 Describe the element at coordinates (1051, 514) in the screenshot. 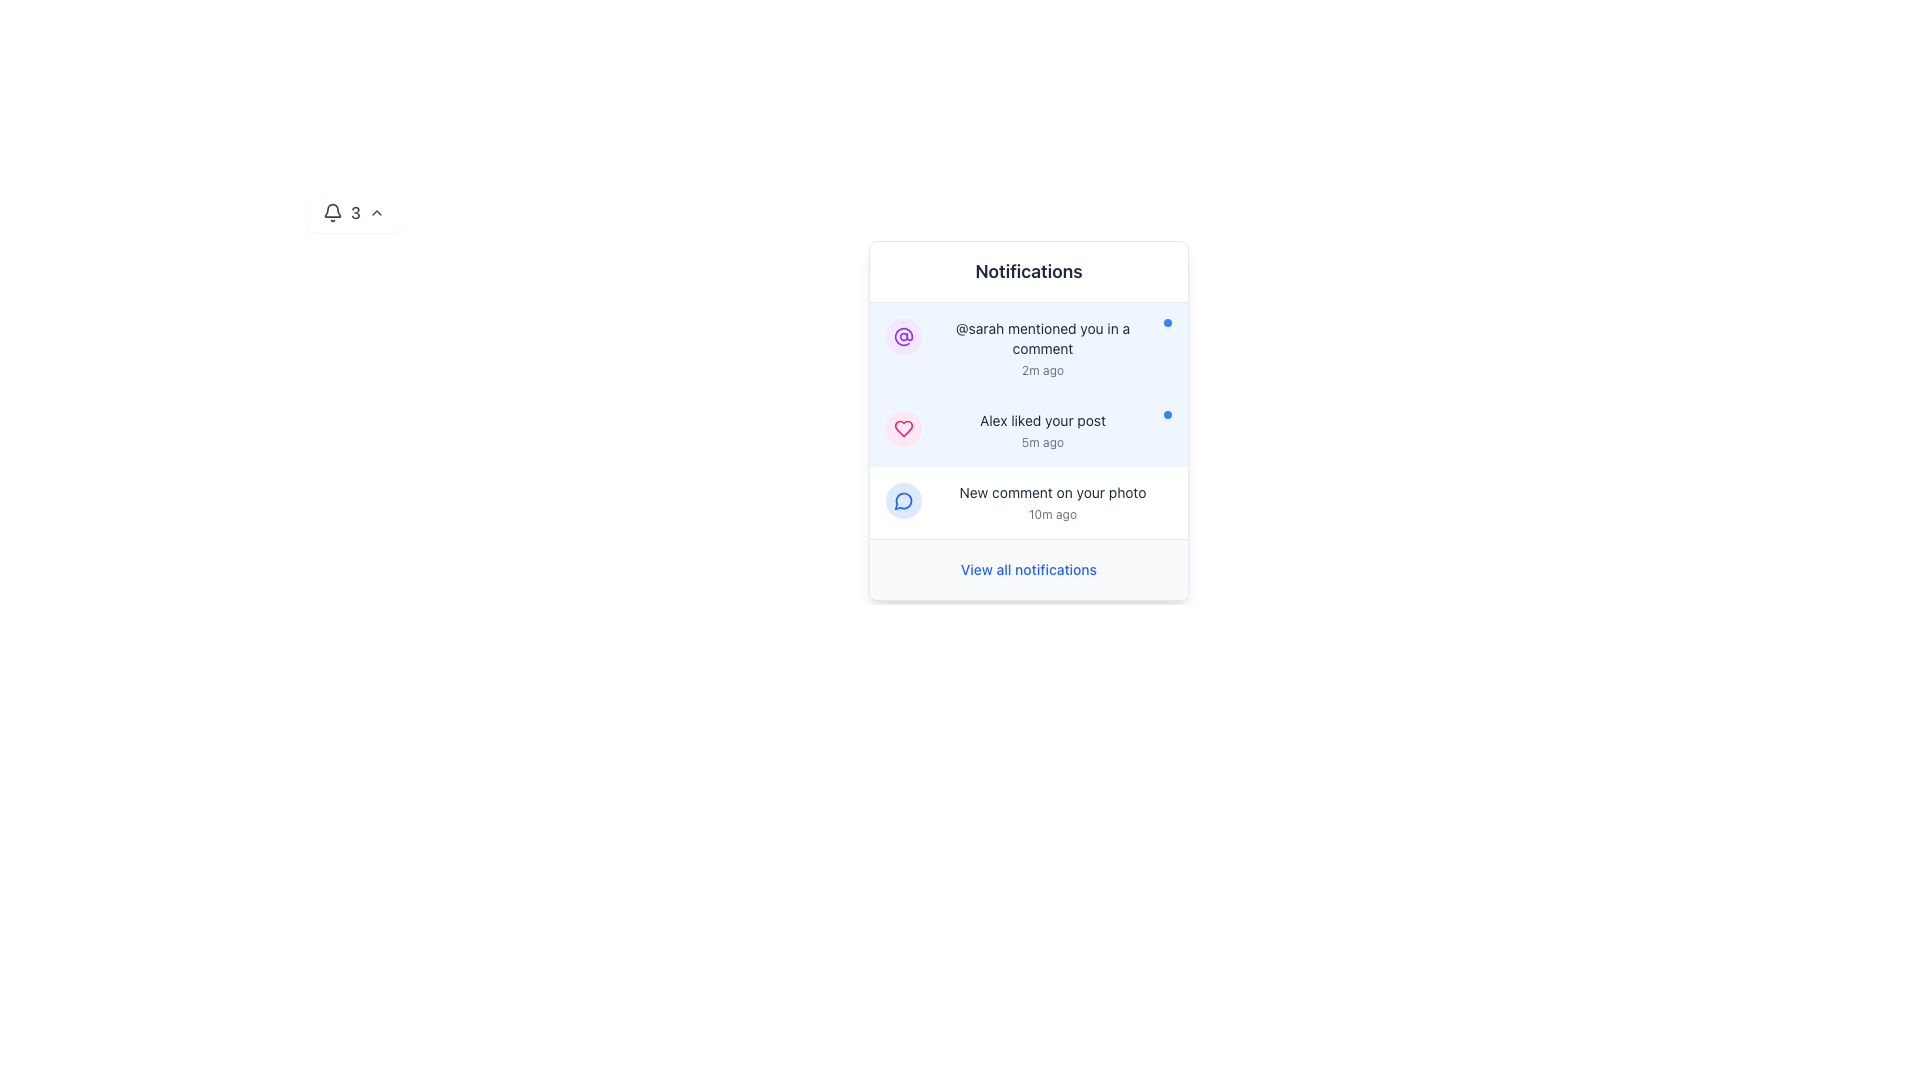

I see `the timestamp text label that indicates when a new comment on a photo occurred, located under the 'New comment on your photo' description within the notification card` at that location.